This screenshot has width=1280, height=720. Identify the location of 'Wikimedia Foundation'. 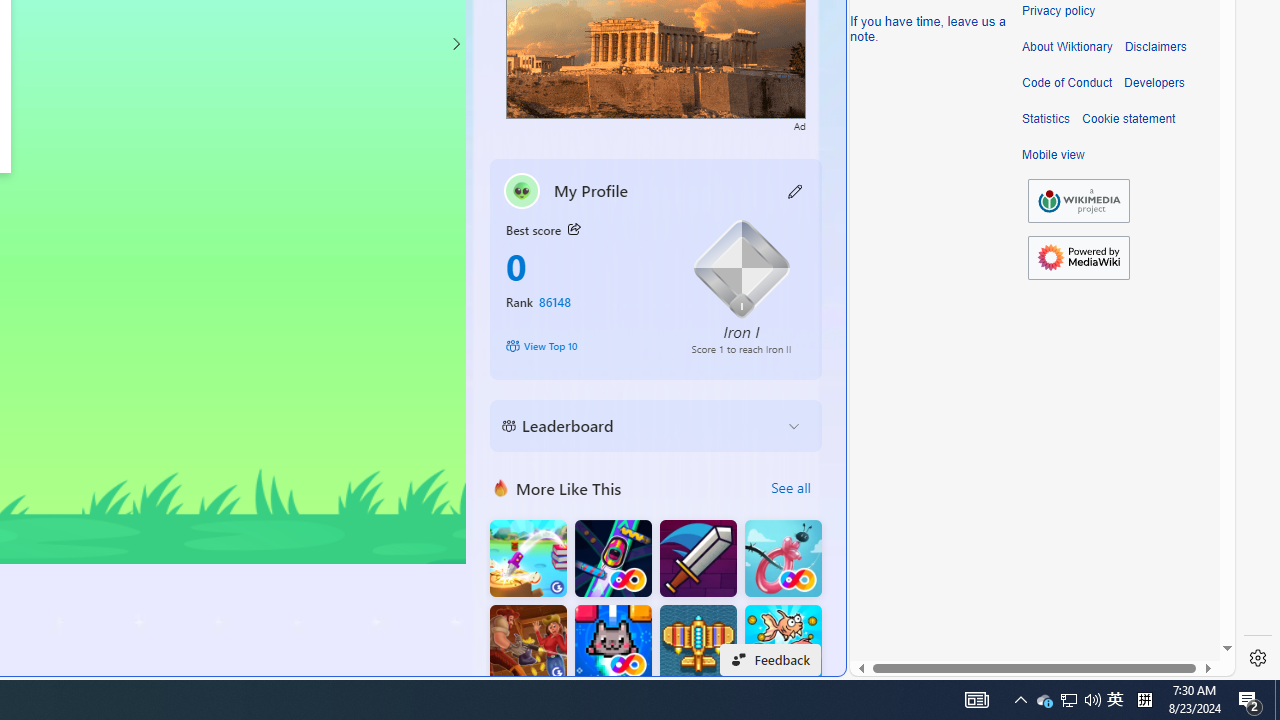
(1078, 201).